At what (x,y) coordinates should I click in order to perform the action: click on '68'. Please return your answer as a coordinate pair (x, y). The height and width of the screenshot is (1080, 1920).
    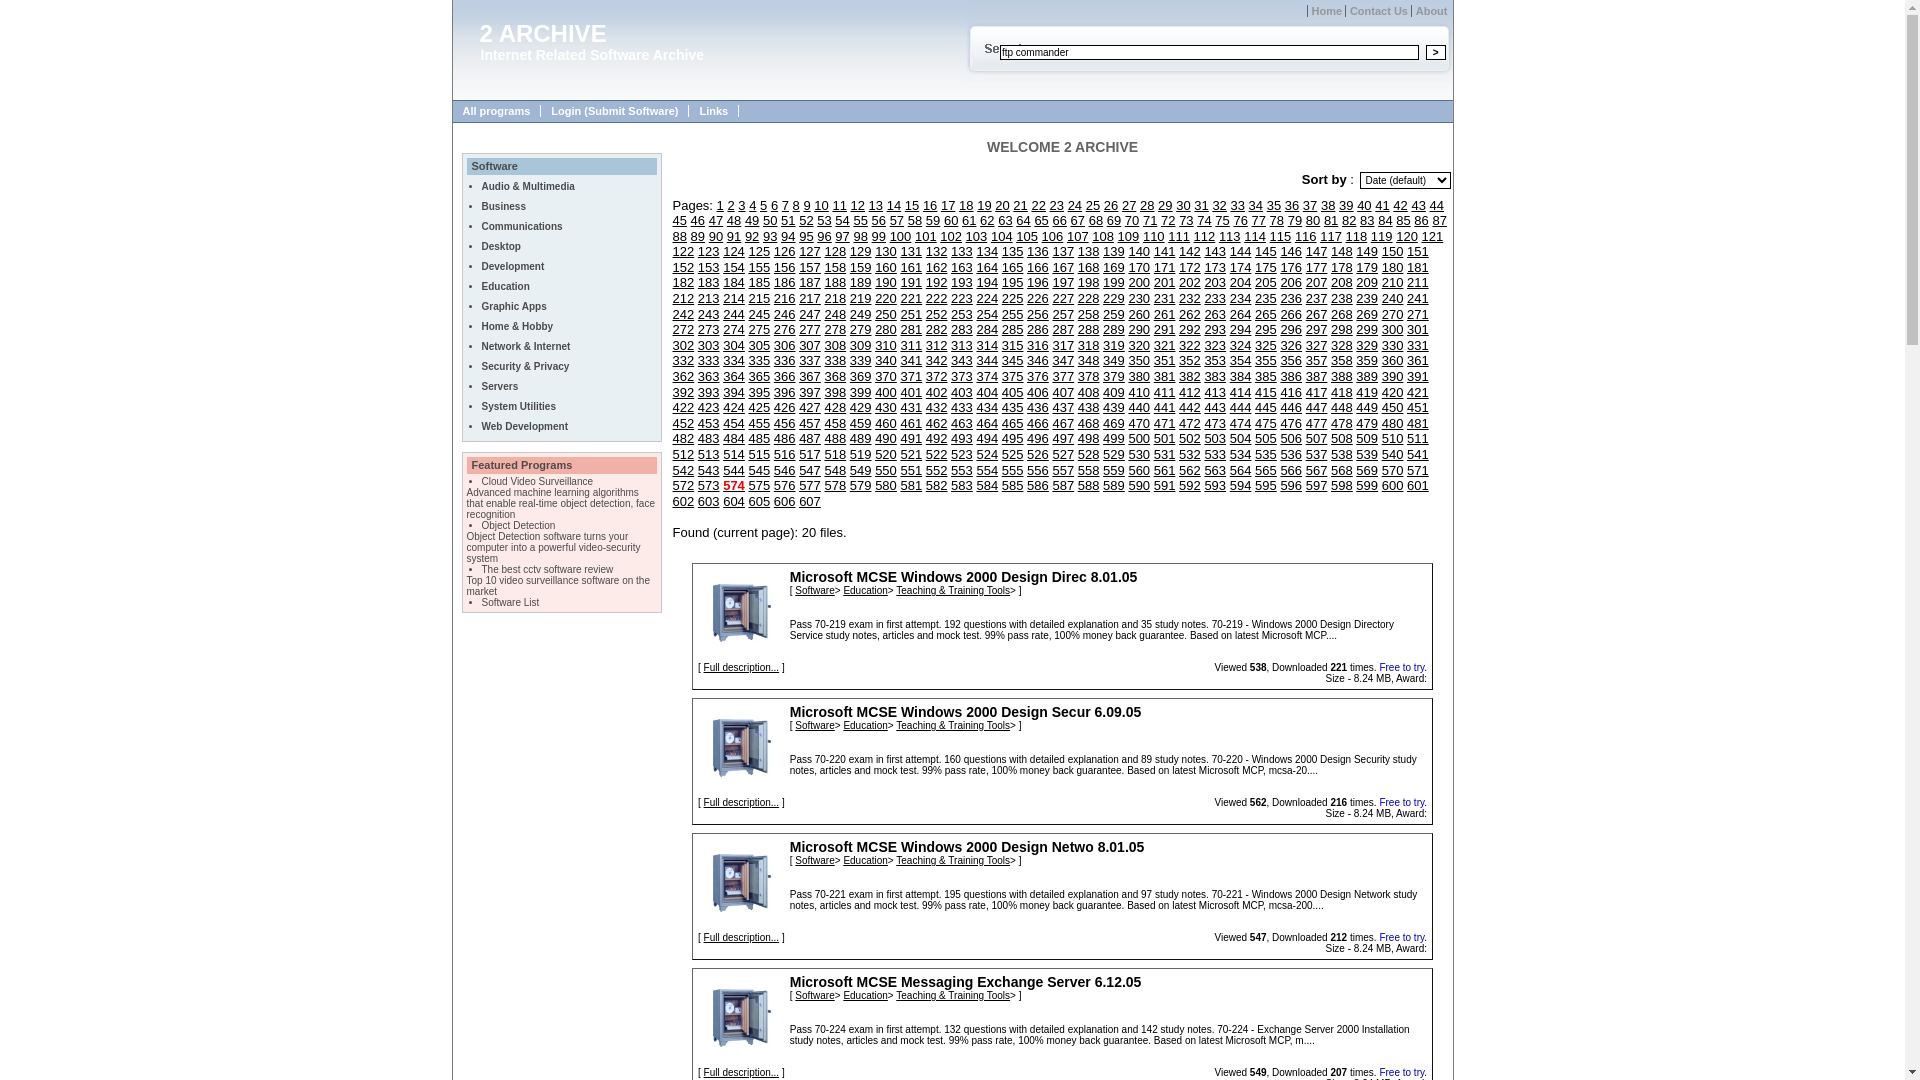
    Looking at the image, I should click on (1088, 220).